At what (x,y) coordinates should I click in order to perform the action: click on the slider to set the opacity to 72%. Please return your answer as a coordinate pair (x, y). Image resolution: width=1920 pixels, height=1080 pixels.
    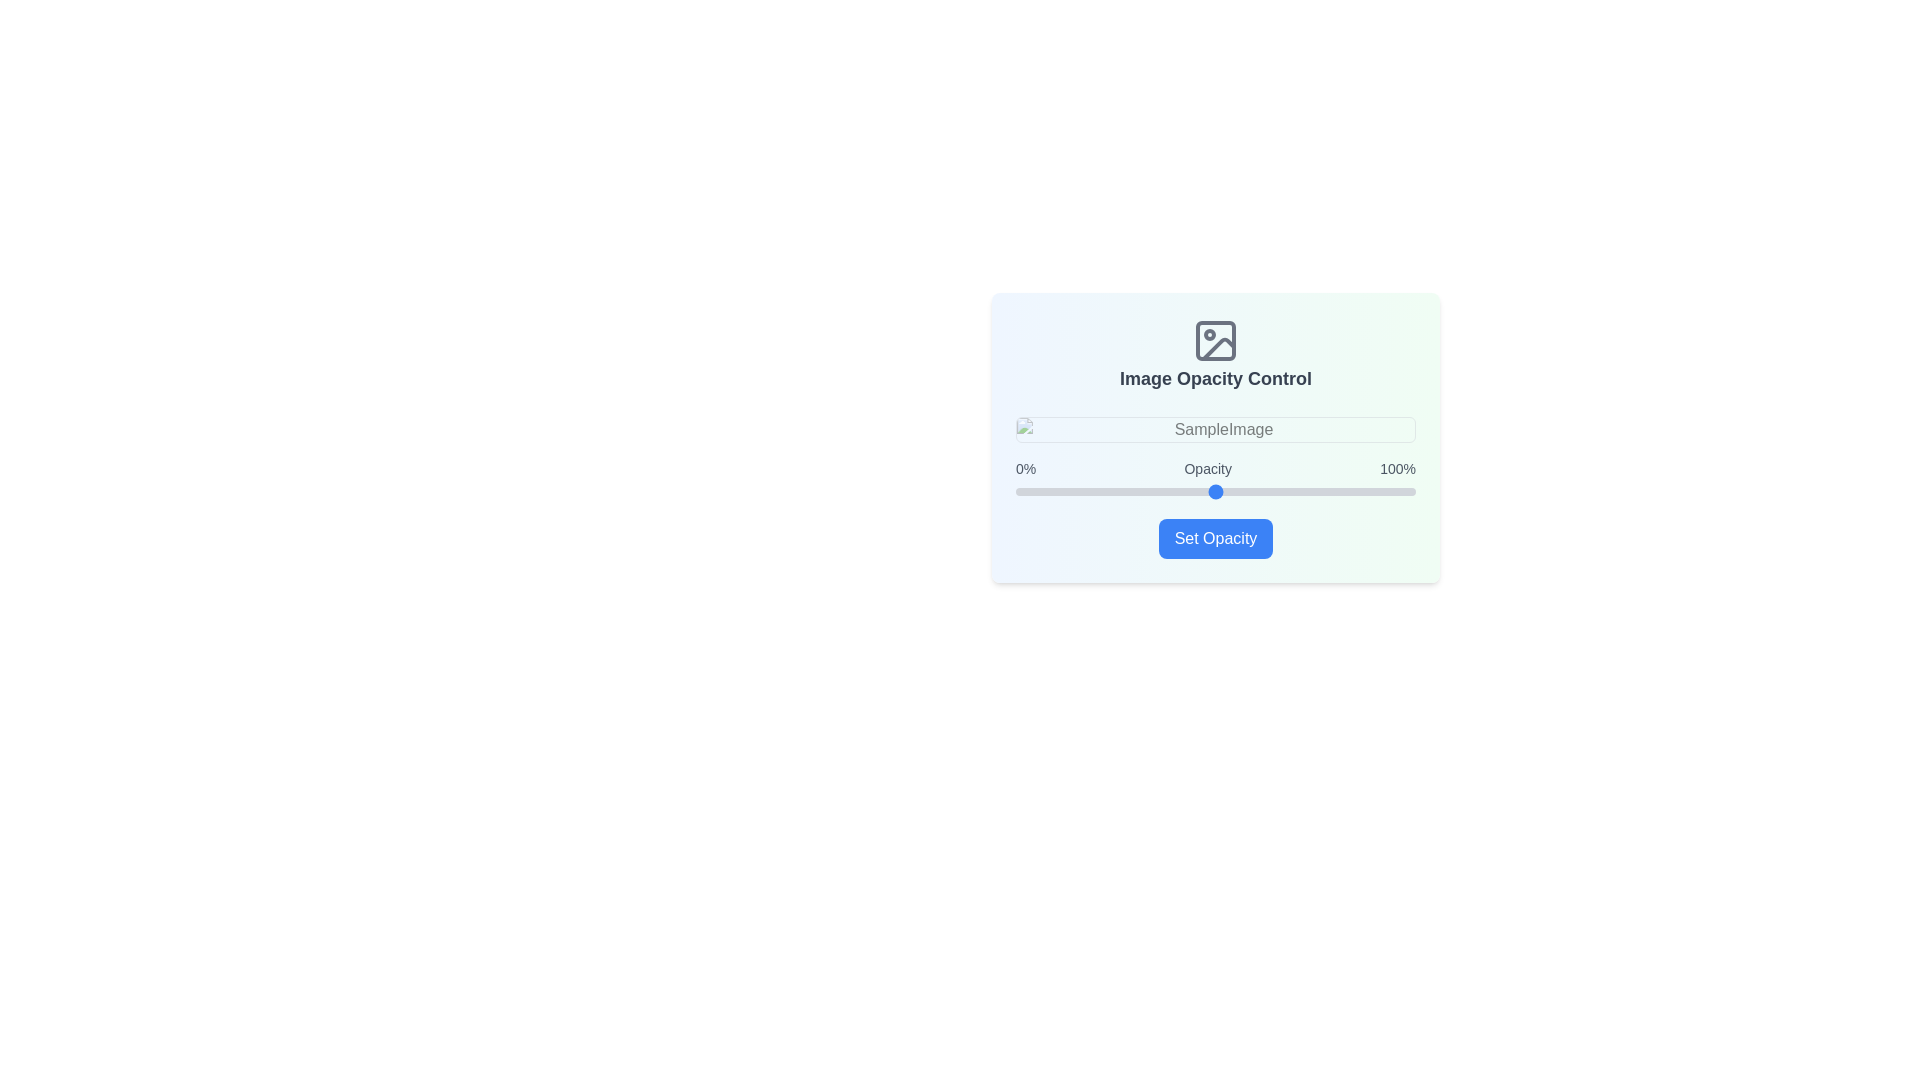
    Looking at the image, I should click on (1304, 492).